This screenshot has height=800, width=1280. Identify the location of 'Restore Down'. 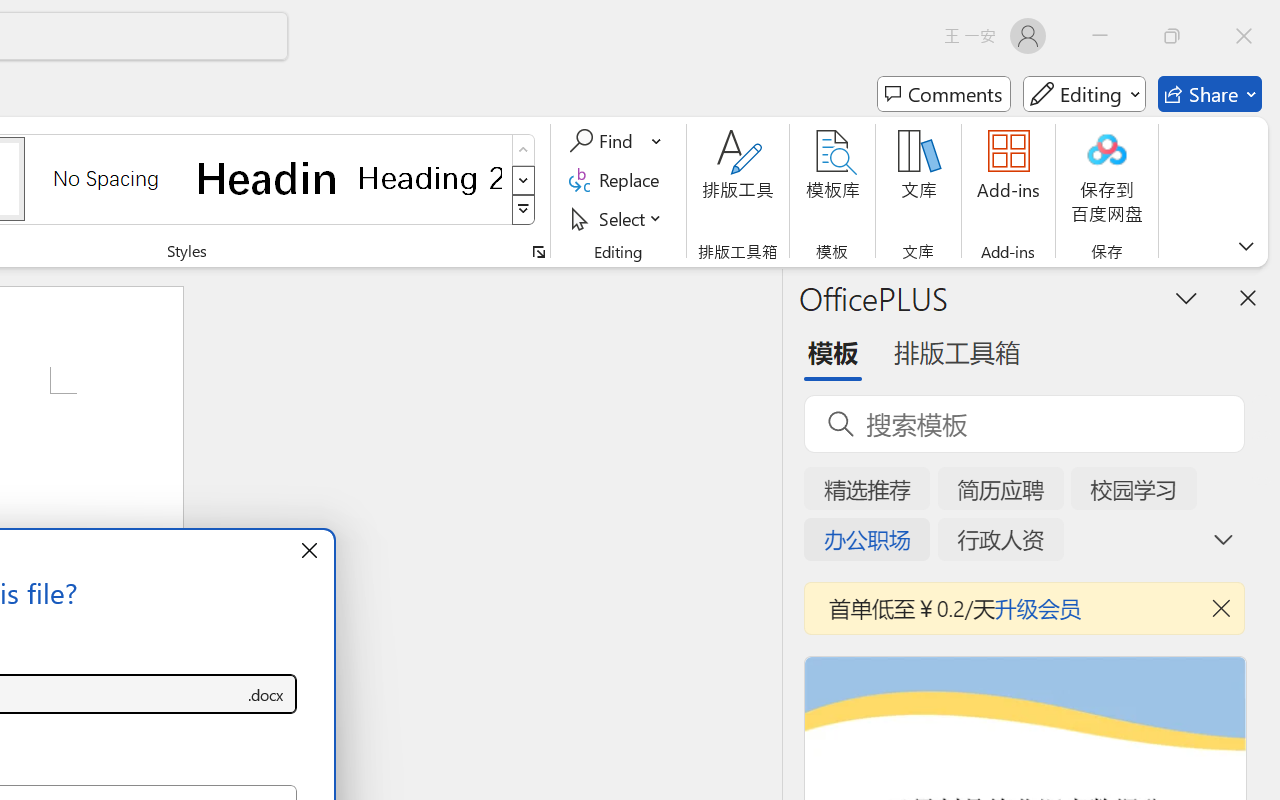
(1172, 35).